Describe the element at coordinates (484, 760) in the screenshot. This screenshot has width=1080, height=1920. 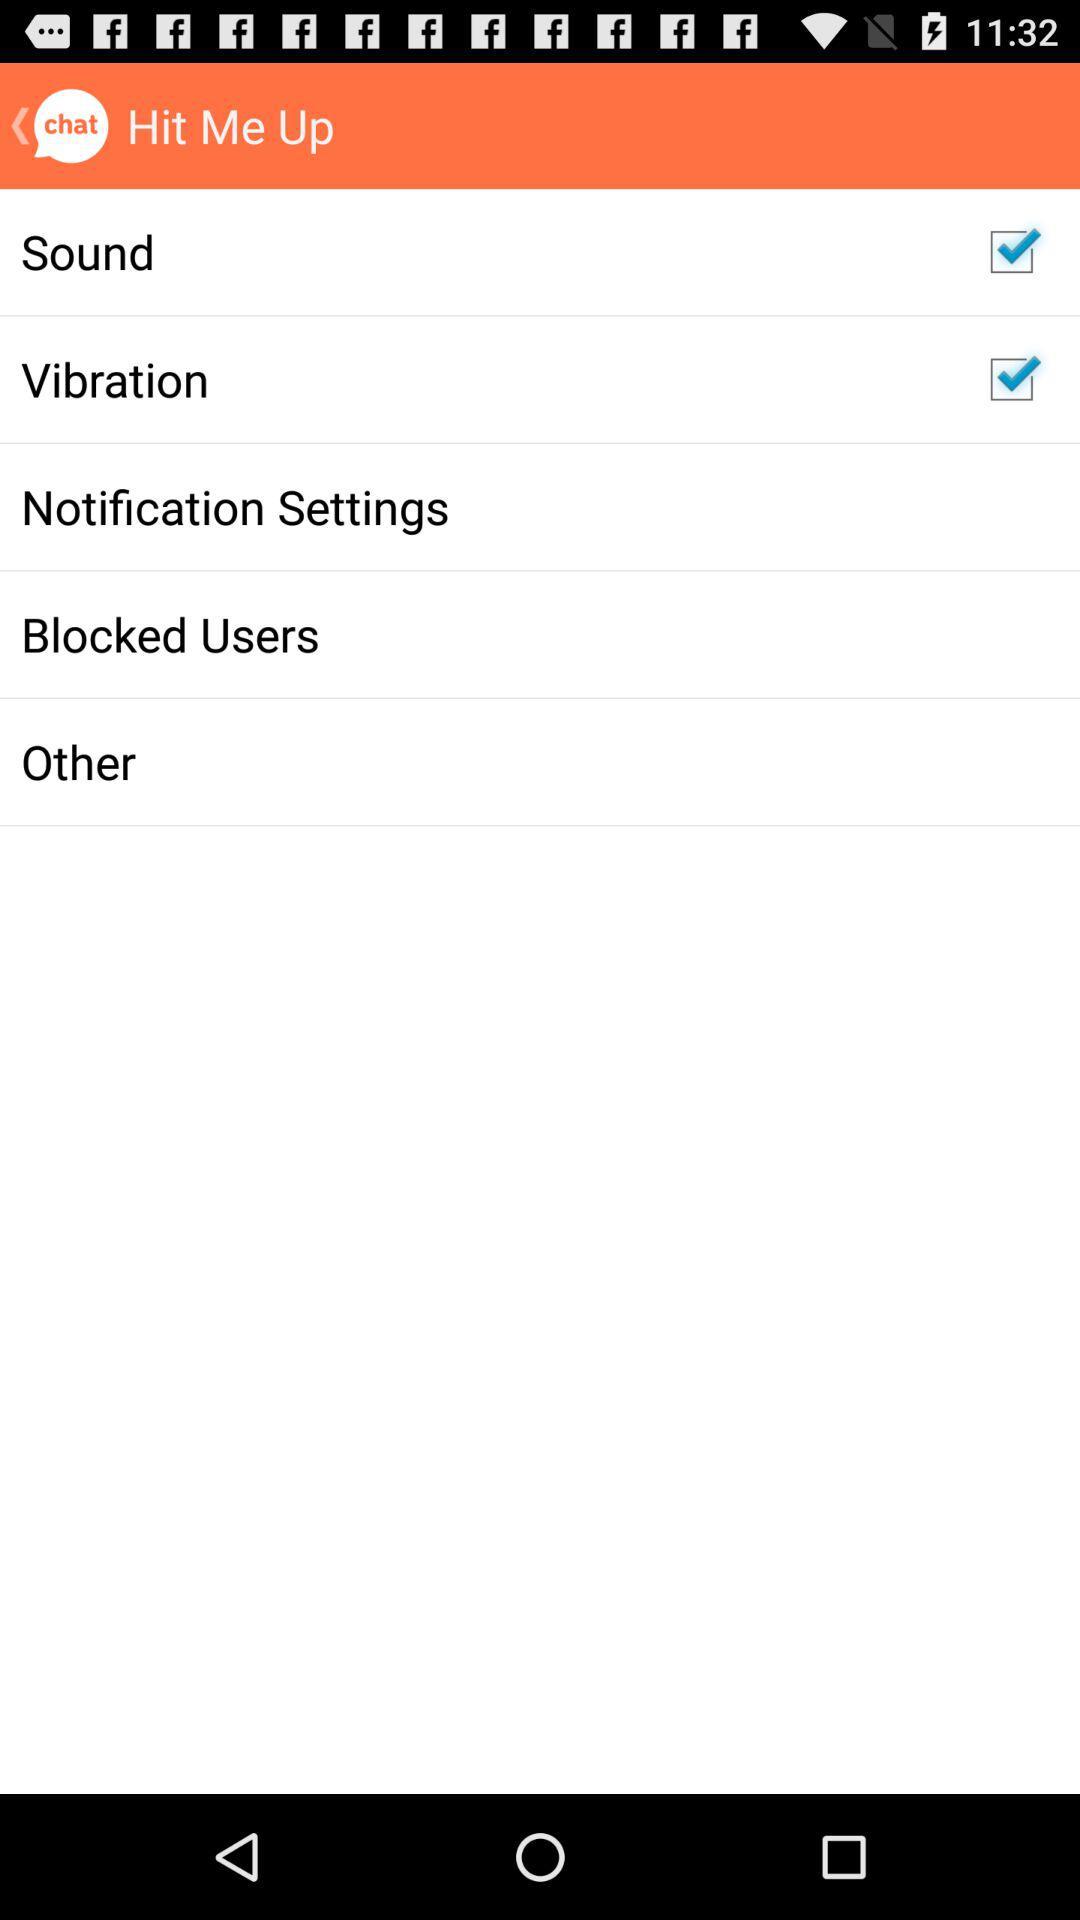
I see `the other app` at that location.